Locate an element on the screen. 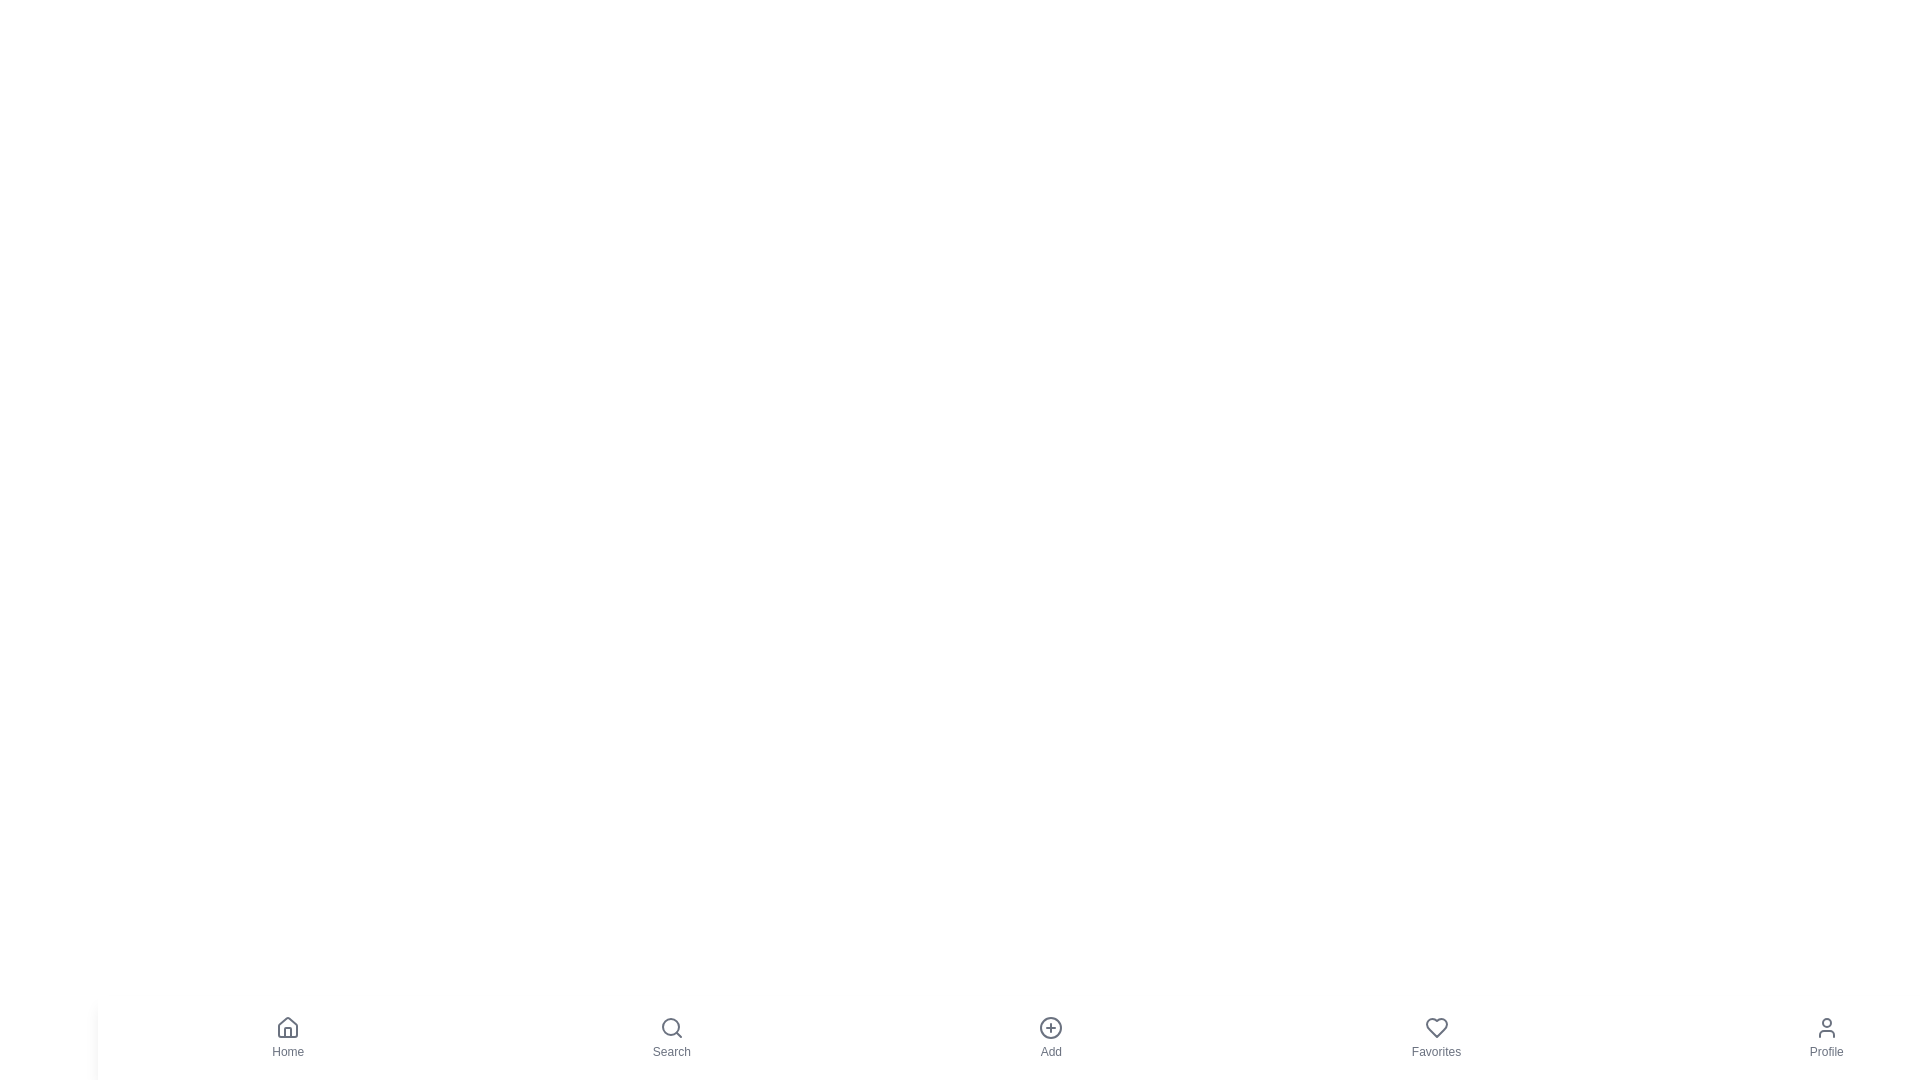 The image size is (1920, 1080). the user icon, which is a minimalistic gray graphic resembling a round head and shoulders, located within the 'Profile' button at the bottom right corner of the interface is located at coordinates (1826, 1028).